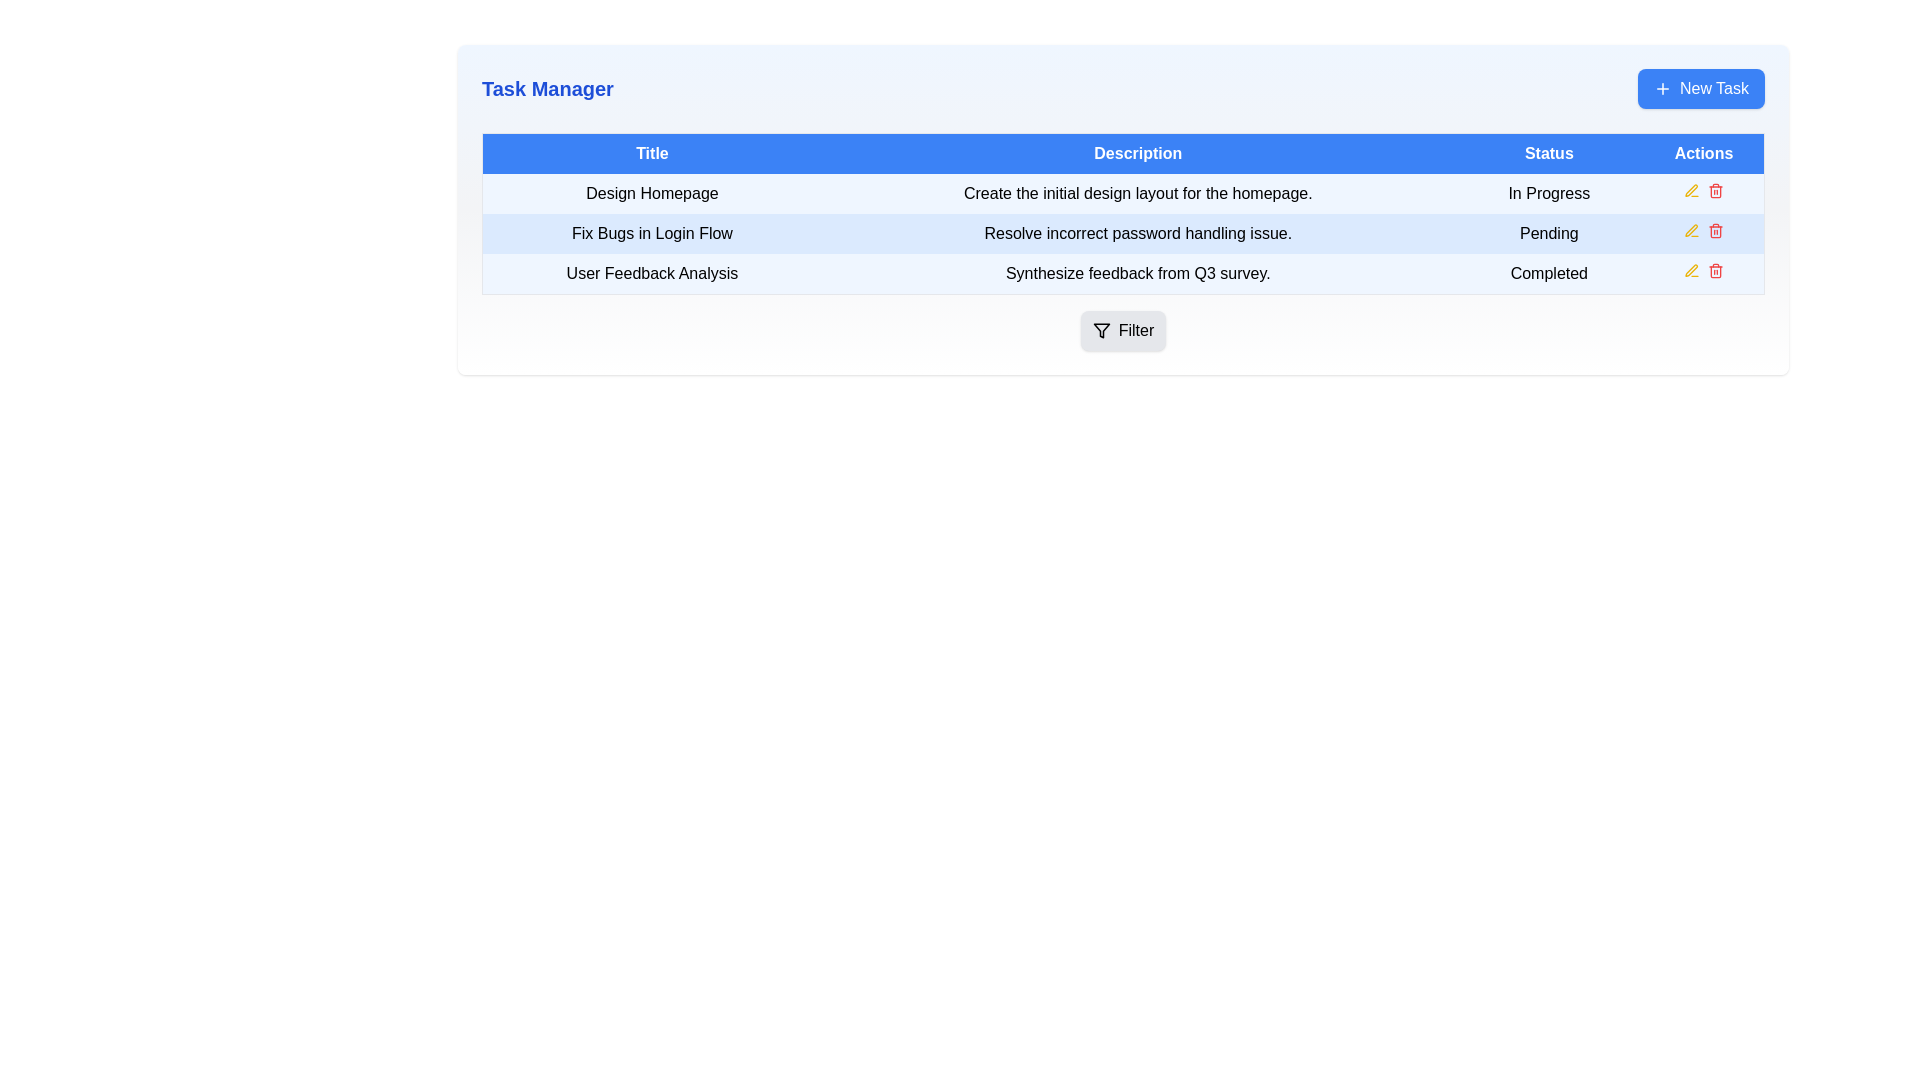 The image size is (1920, 1080). What do you see at coordinates (1136, 330) in the screenshot?
I see `the 'Filter' text label which is styled in black within a light gray rounded rectangle button, located in the bottom right corner of the table interface` at bounding box center [1136, 330].